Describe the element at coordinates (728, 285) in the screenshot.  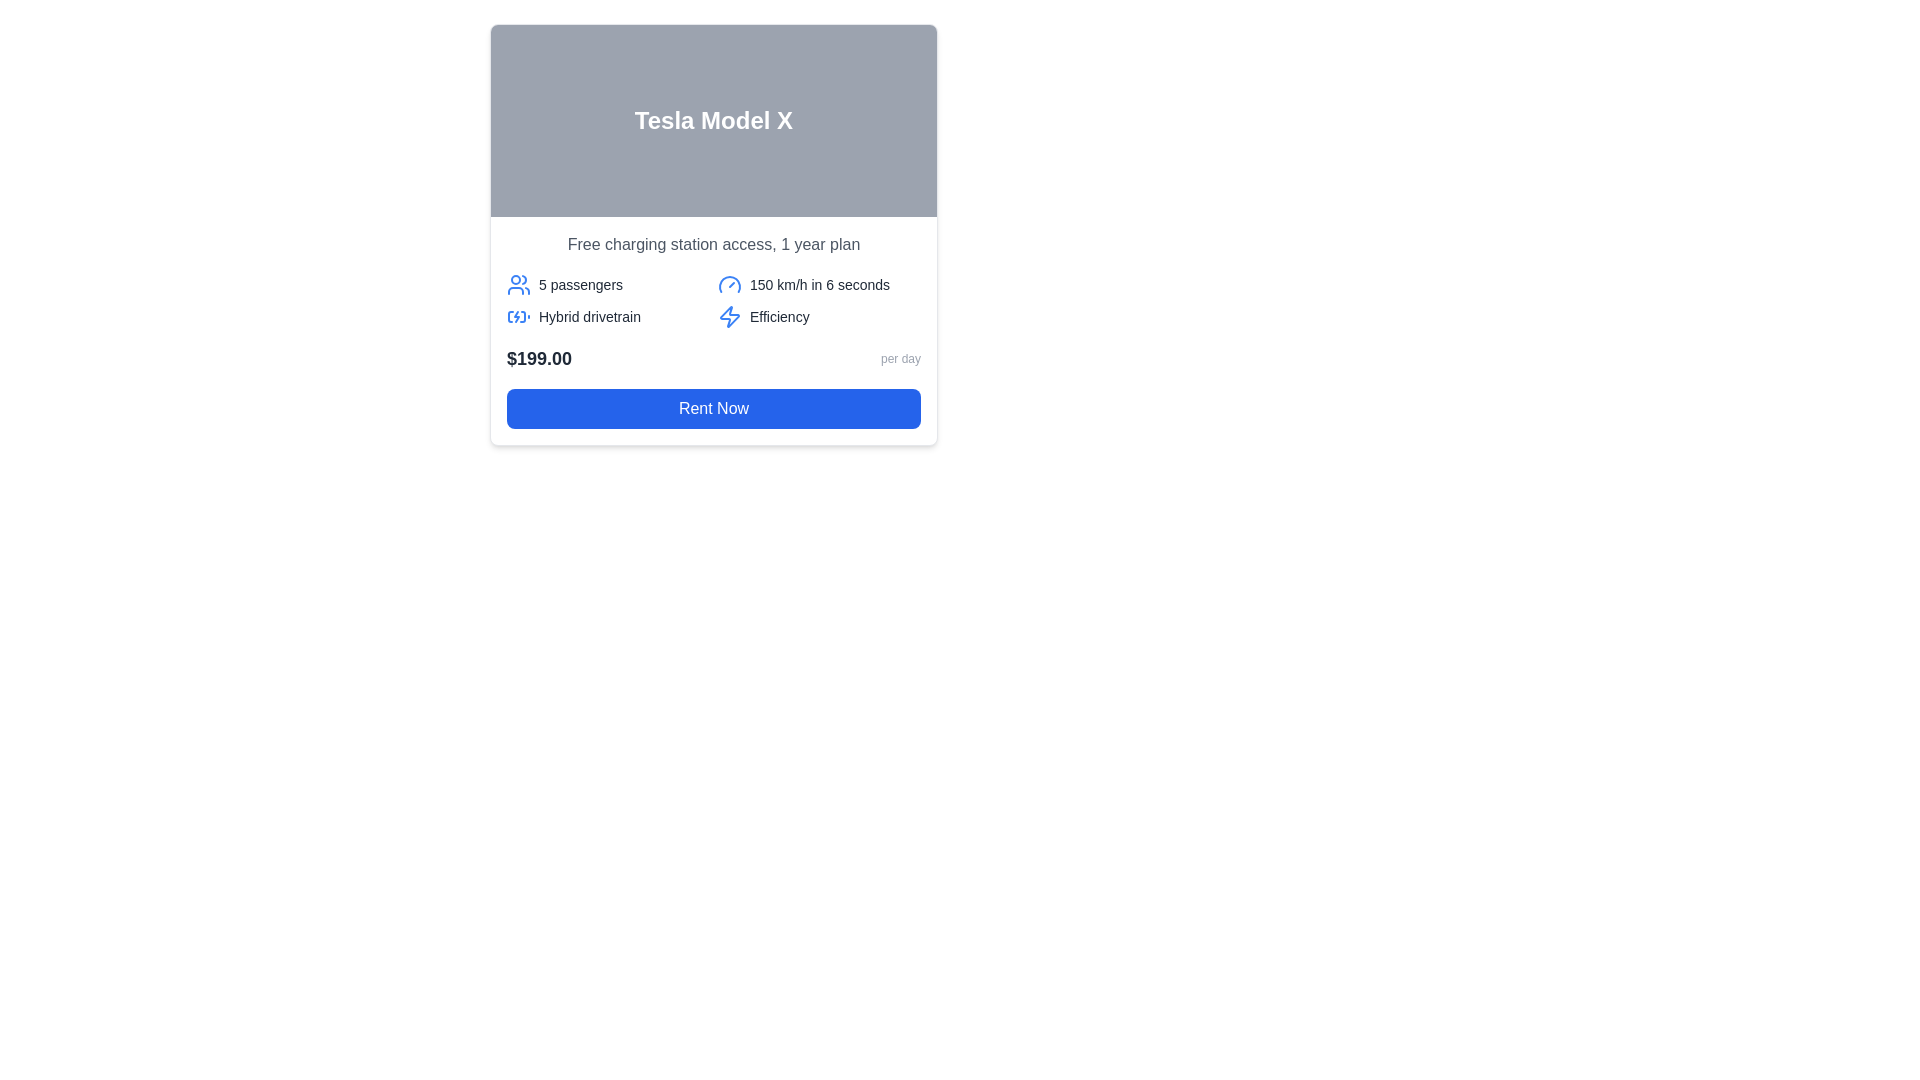
I see `the speed graphical icon located in the middle section of the card layout` at that location.